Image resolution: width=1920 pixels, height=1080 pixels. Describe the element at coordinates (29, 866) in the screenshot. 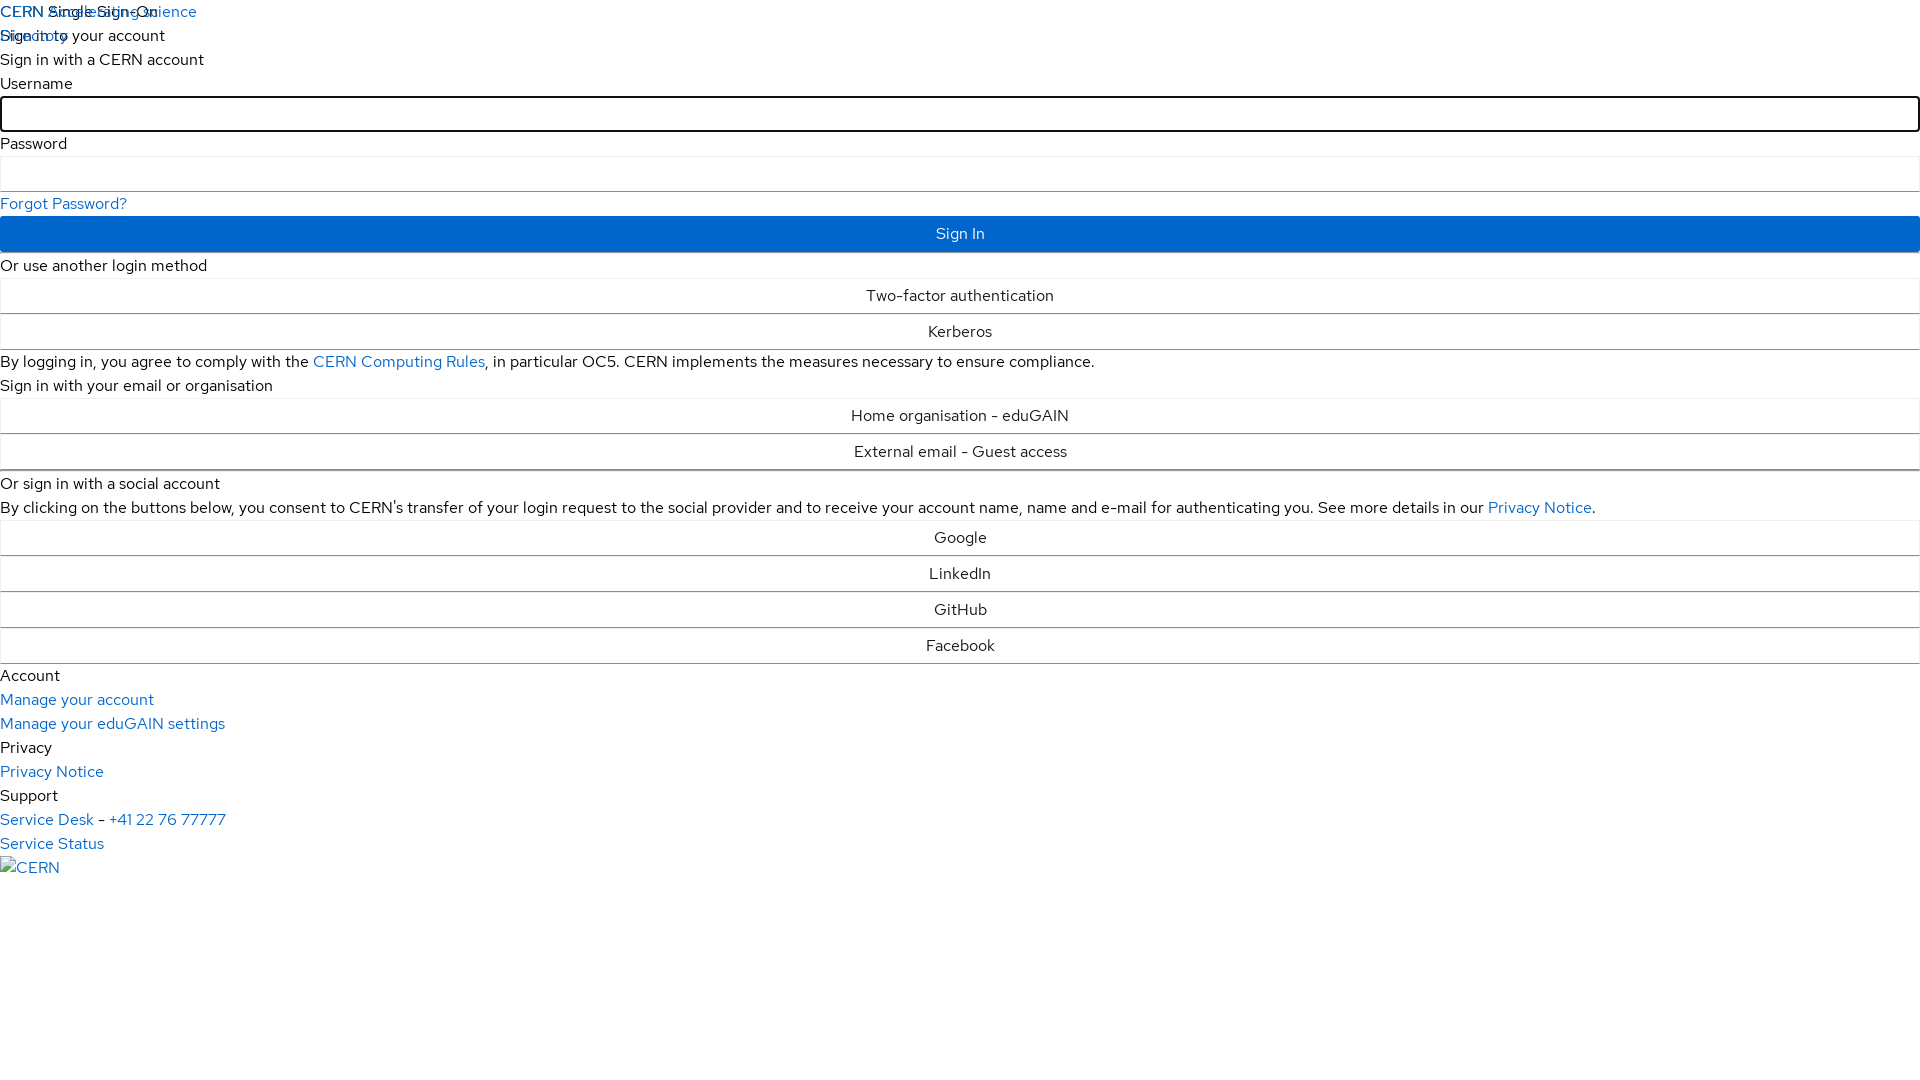

I see `'CERN'` at that location.